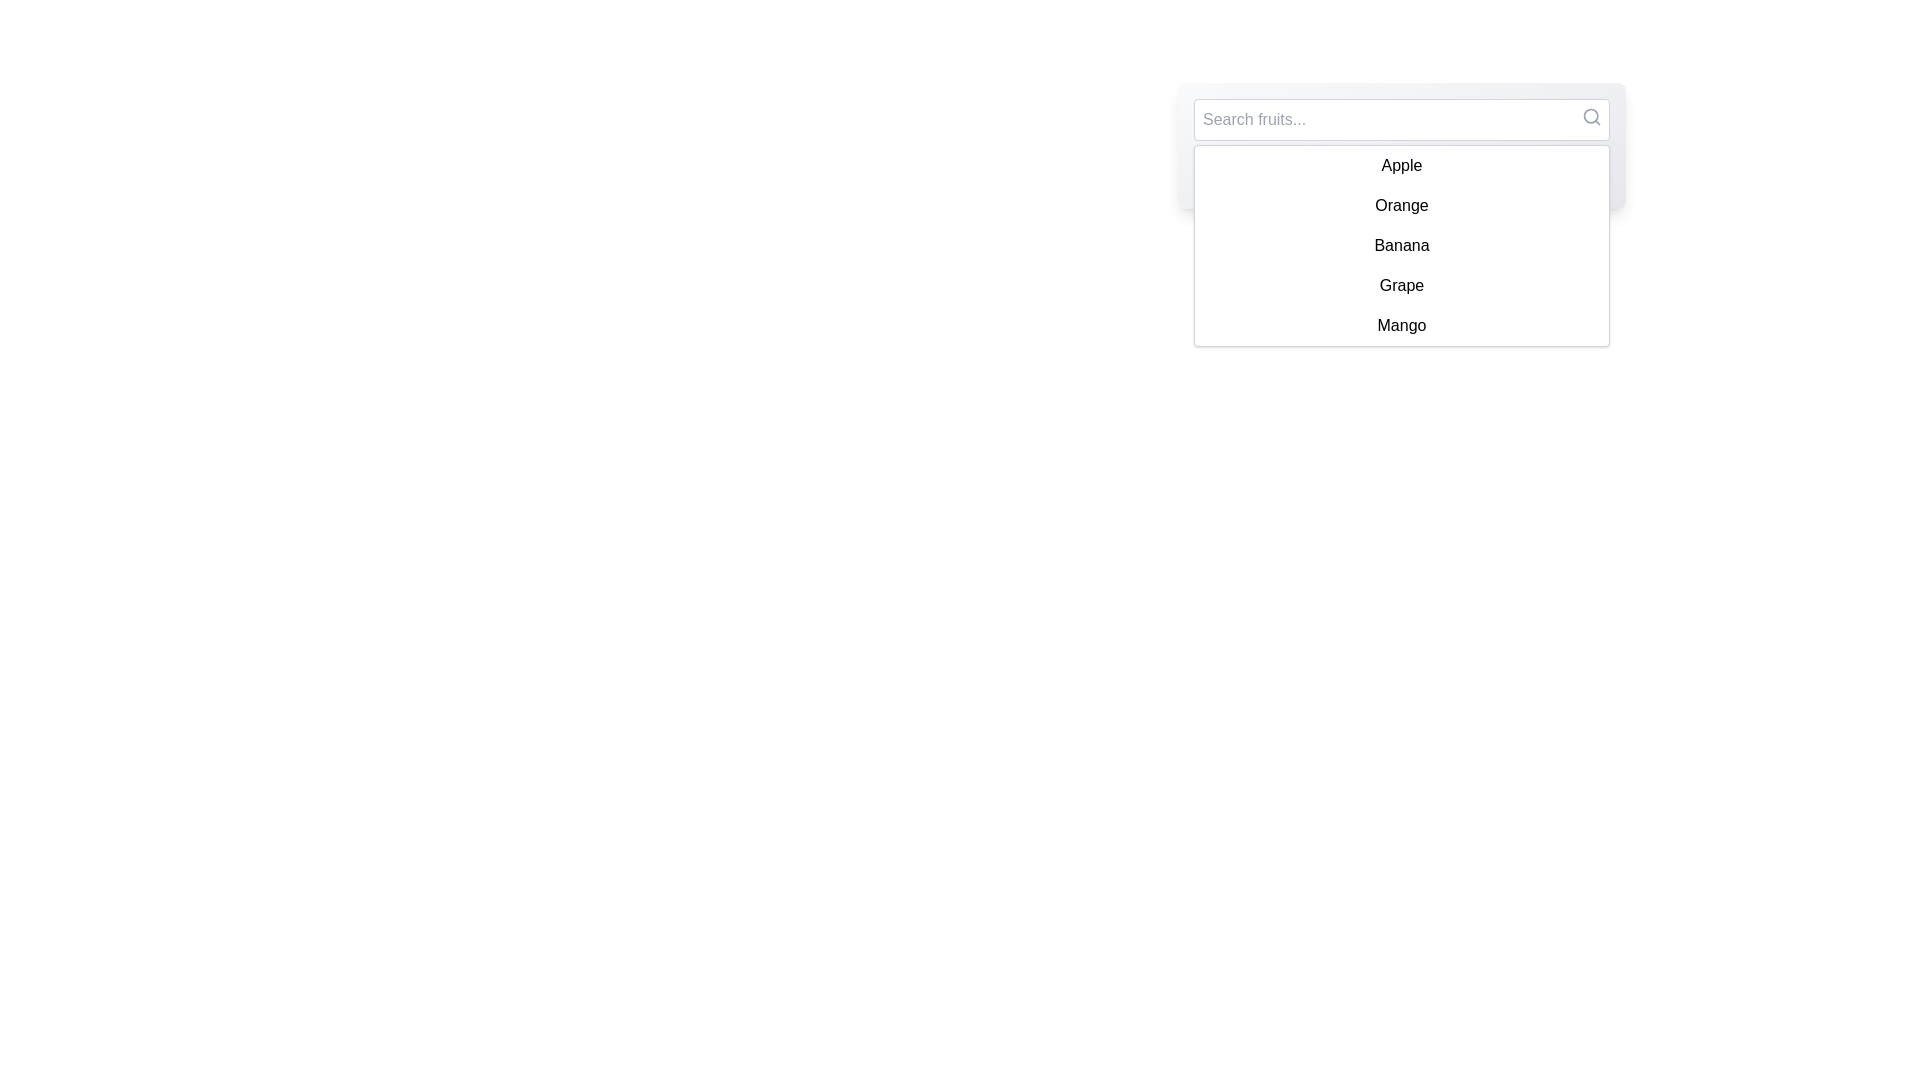 The image size is (1920, 1080). Describe the element at coordinates (1400, 285) in the screenshot. I see `the text-based menu item labeled 'Grape' in the dropdown menu` at that location.